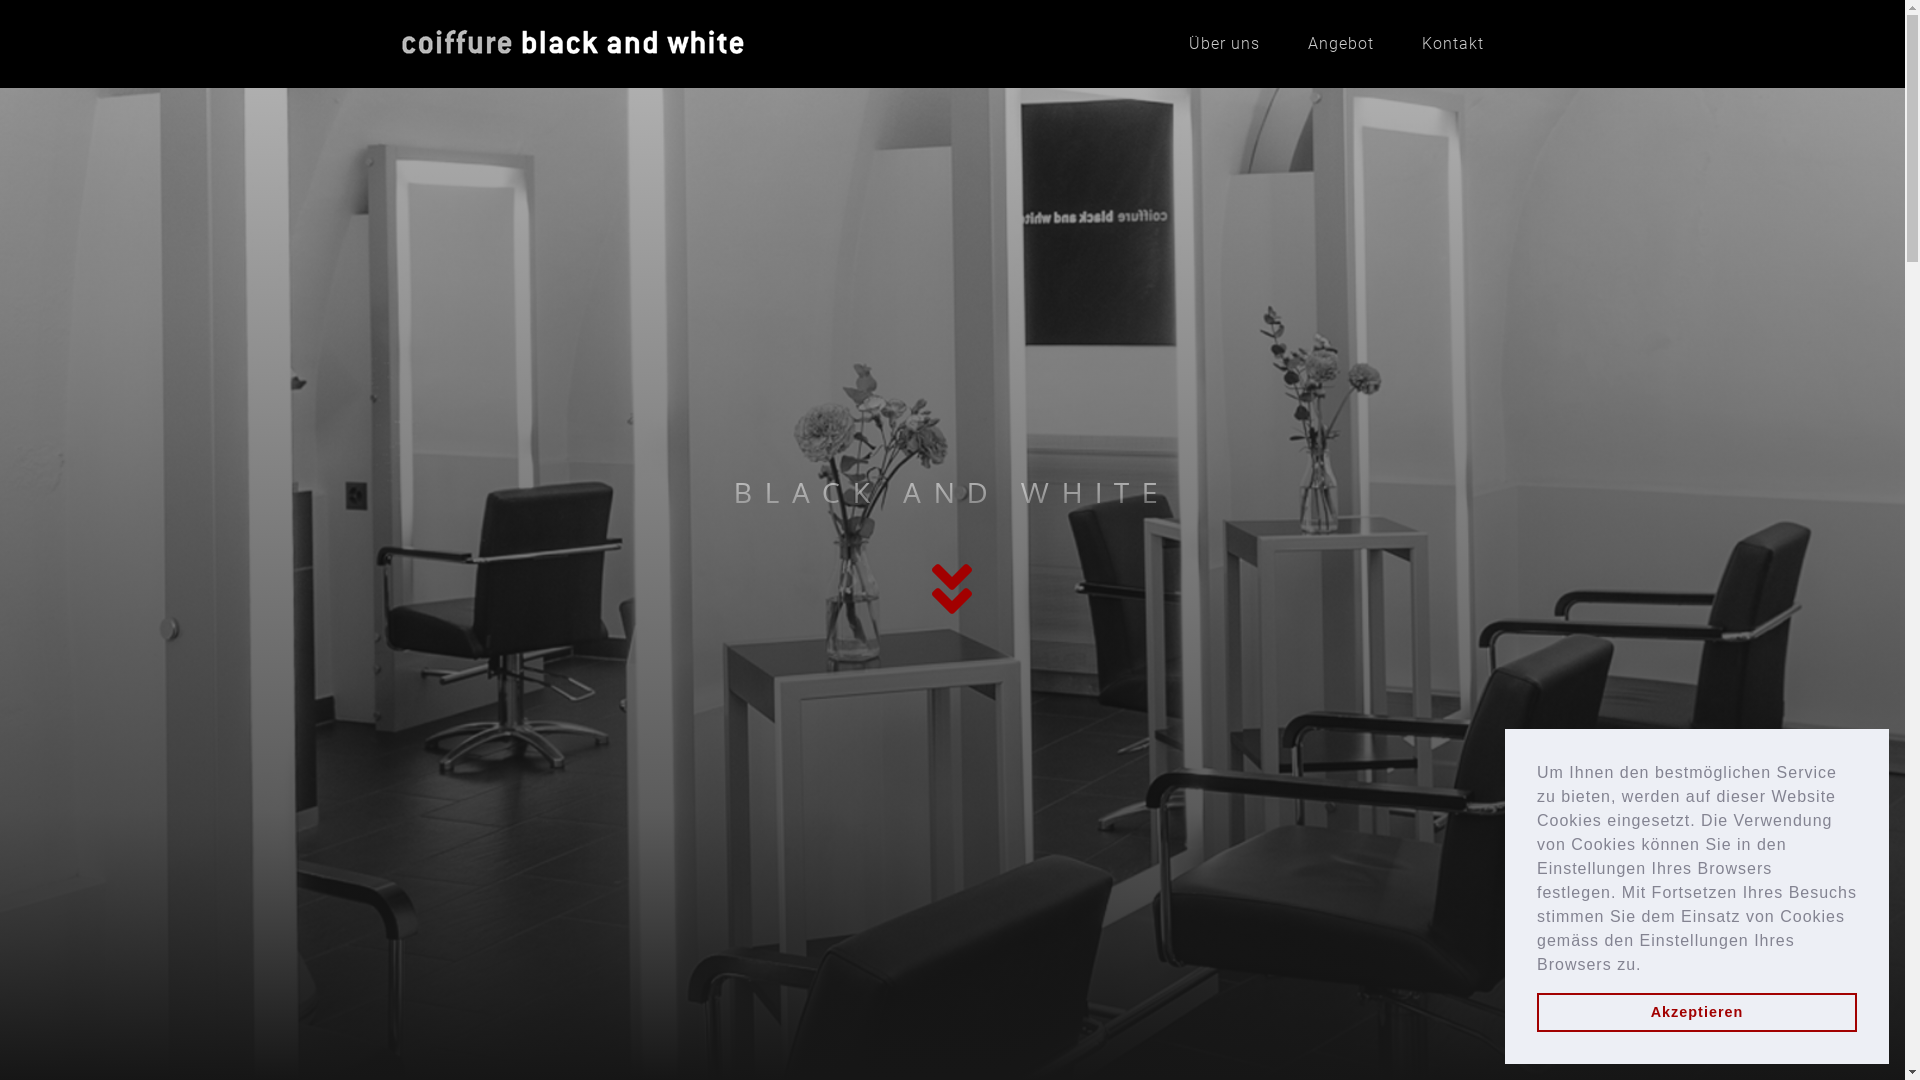 The width and height of the screenshot is (1920, 1080). Describe the element at coordinates (1453, 43) in the screenshot. I see `'Kontakt'` at that location.